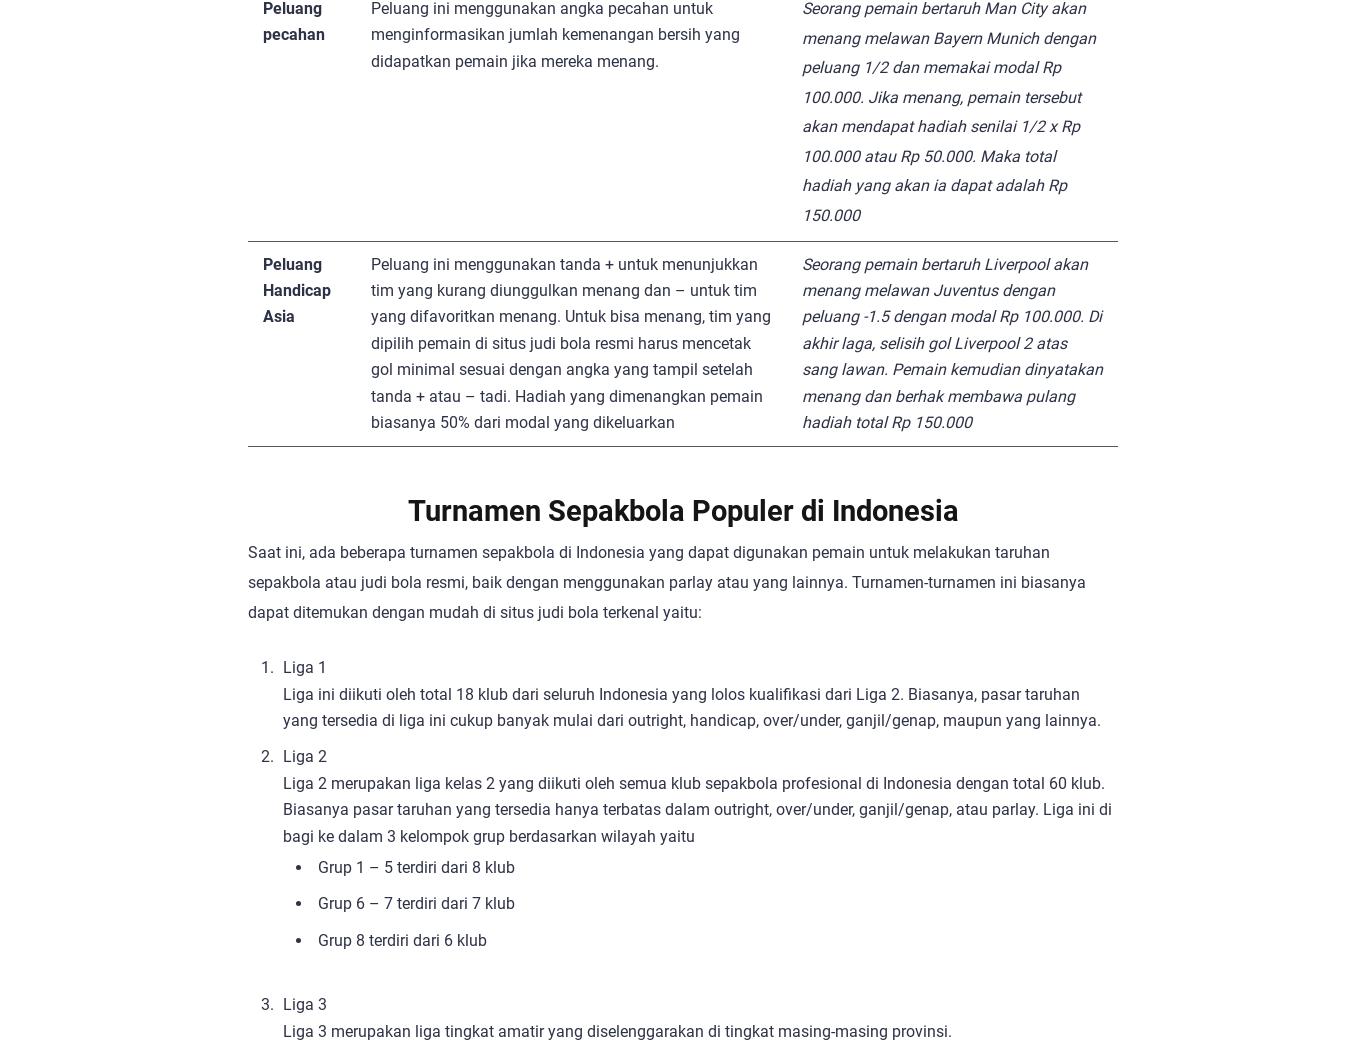 This screenshot has width=1366, height=1043. Describe the element at coordinates (305, 1004) in the screenshot. I see `'Liga 3'` at that location.